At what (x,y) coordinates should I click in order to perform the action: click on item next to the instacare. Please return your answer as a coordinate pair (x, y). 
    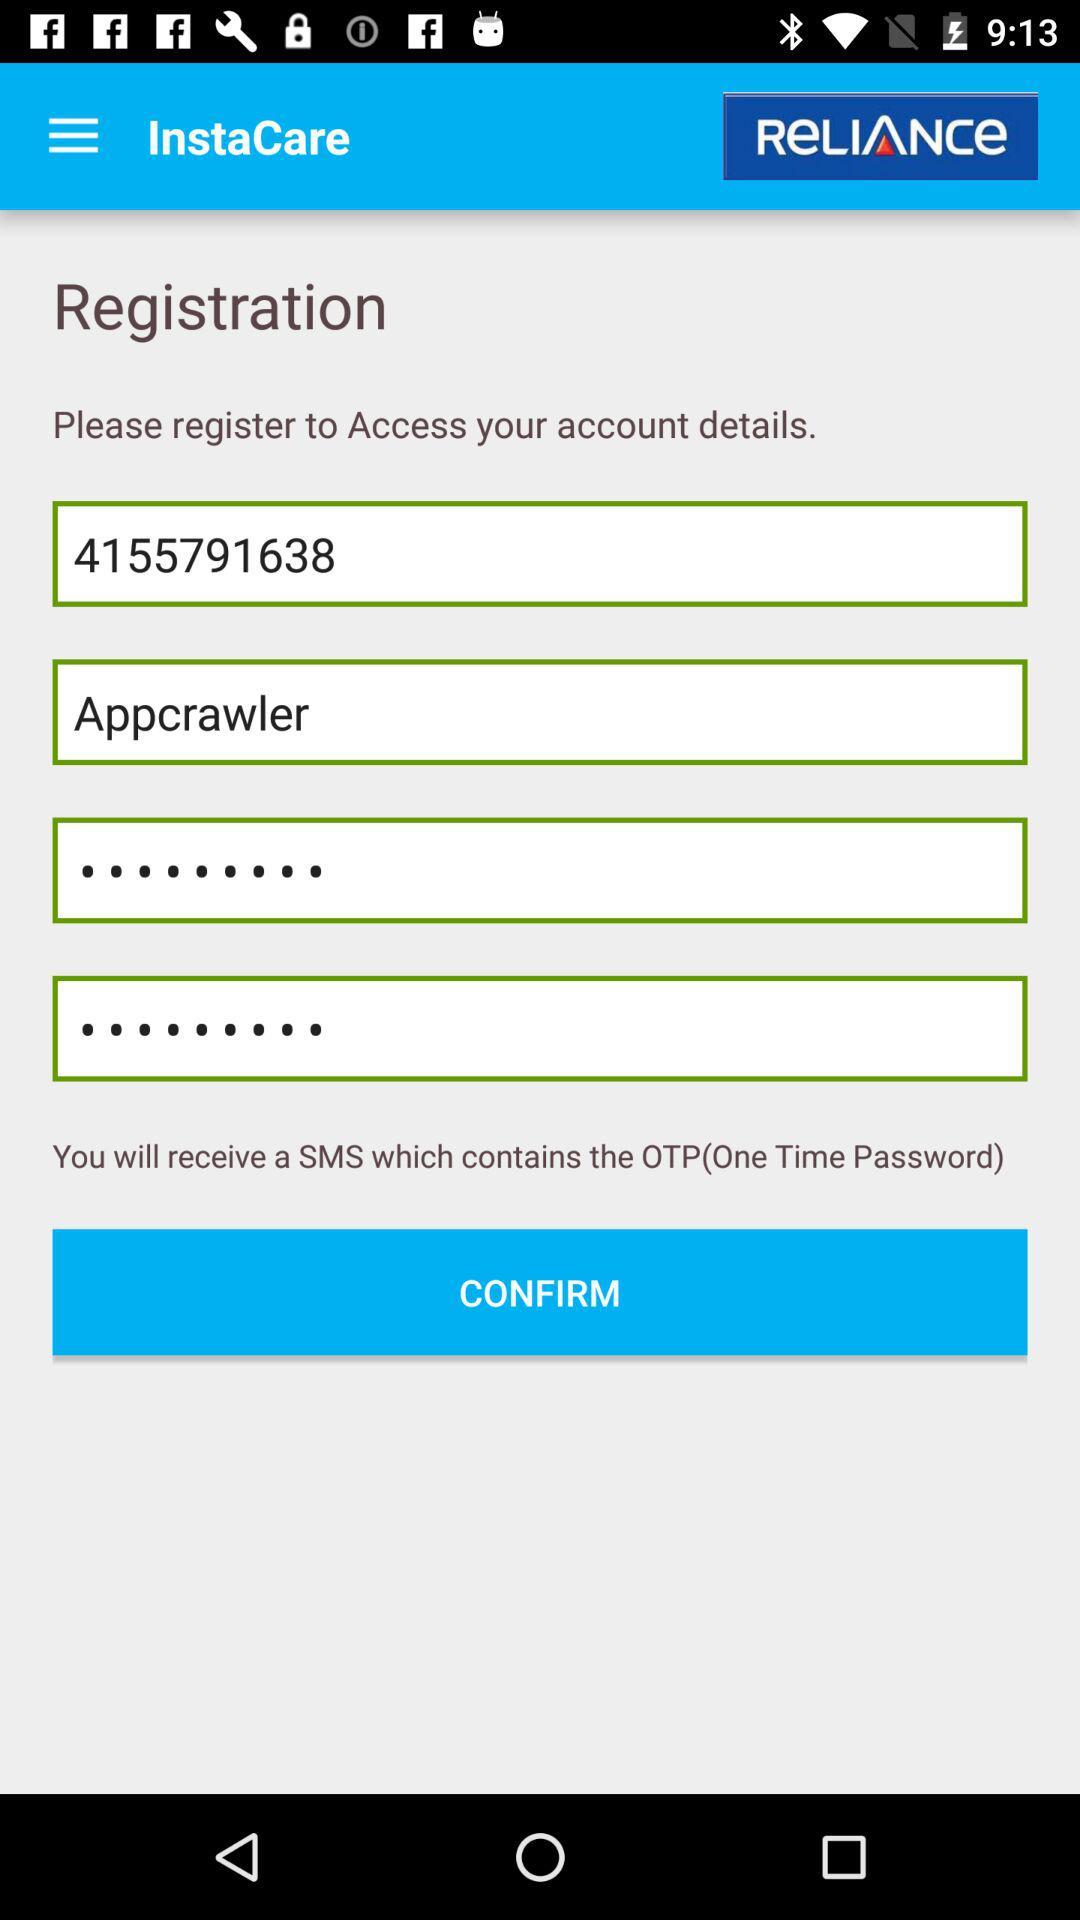
    Looking at the image, I should click on (72, 135).